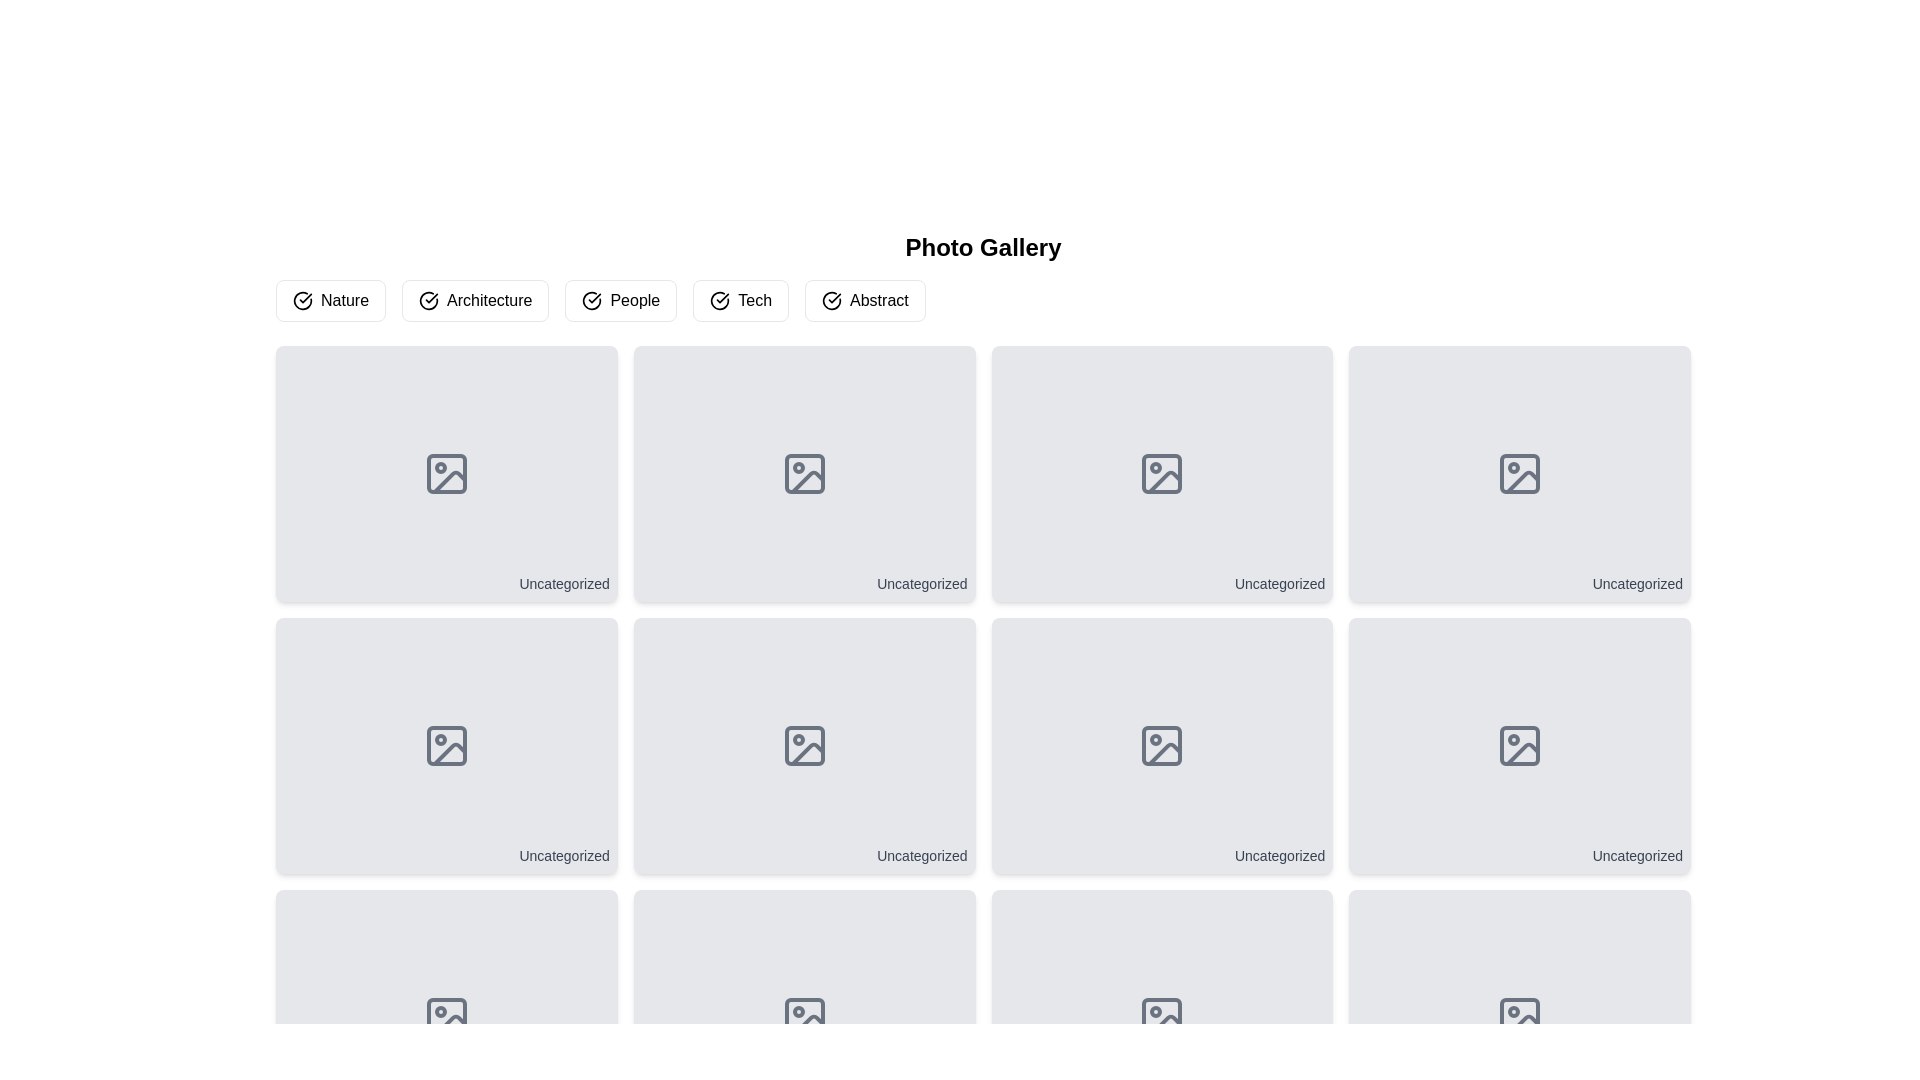  Describe the element at coordinates (1520, 1018) in the screenshot. I see `the small rectangle with rounded corners located at the bottom right of the image placeholder icon, which is a decorative non-interactive element` at that location.